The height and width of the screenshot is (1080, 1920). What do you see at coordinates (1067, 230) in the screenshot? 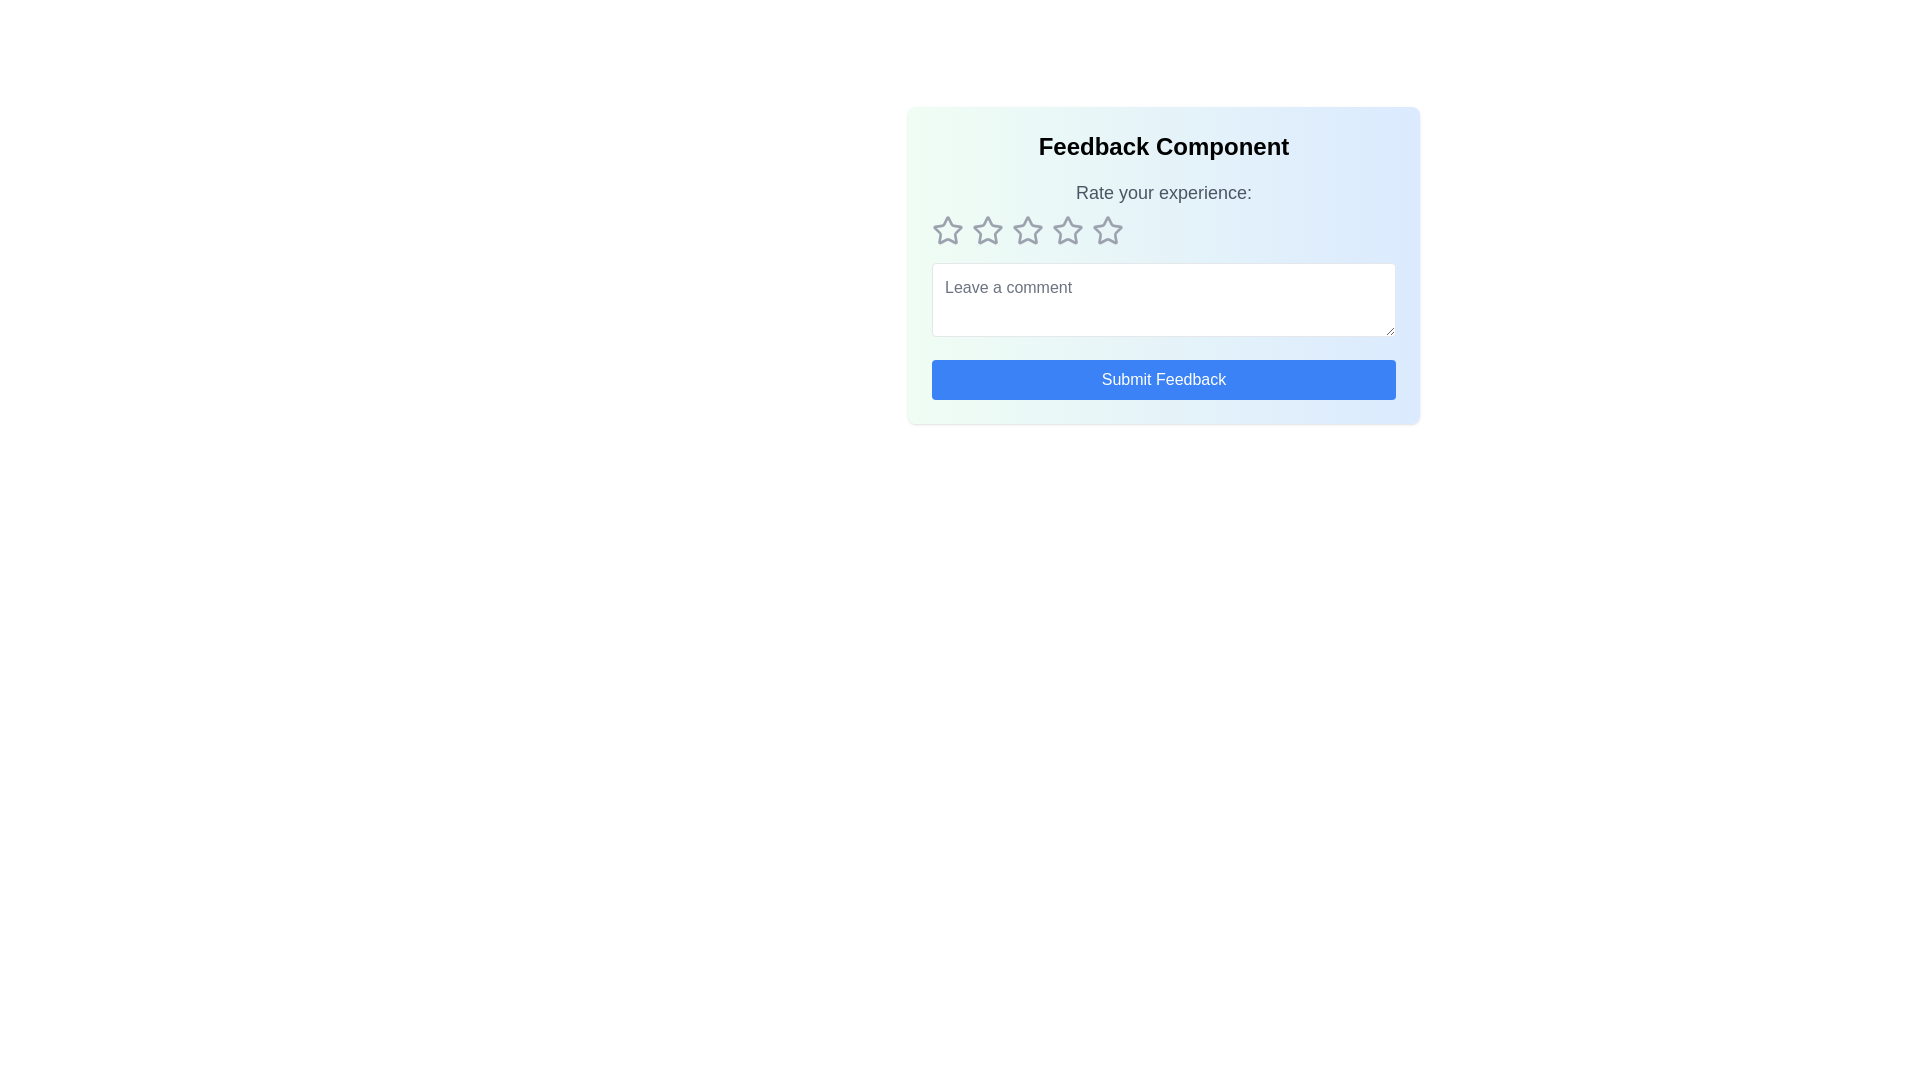
I see `the fourth star icon in the rating component, which allows users to select it as part of the rating input` at bounding box center [1067, 230].